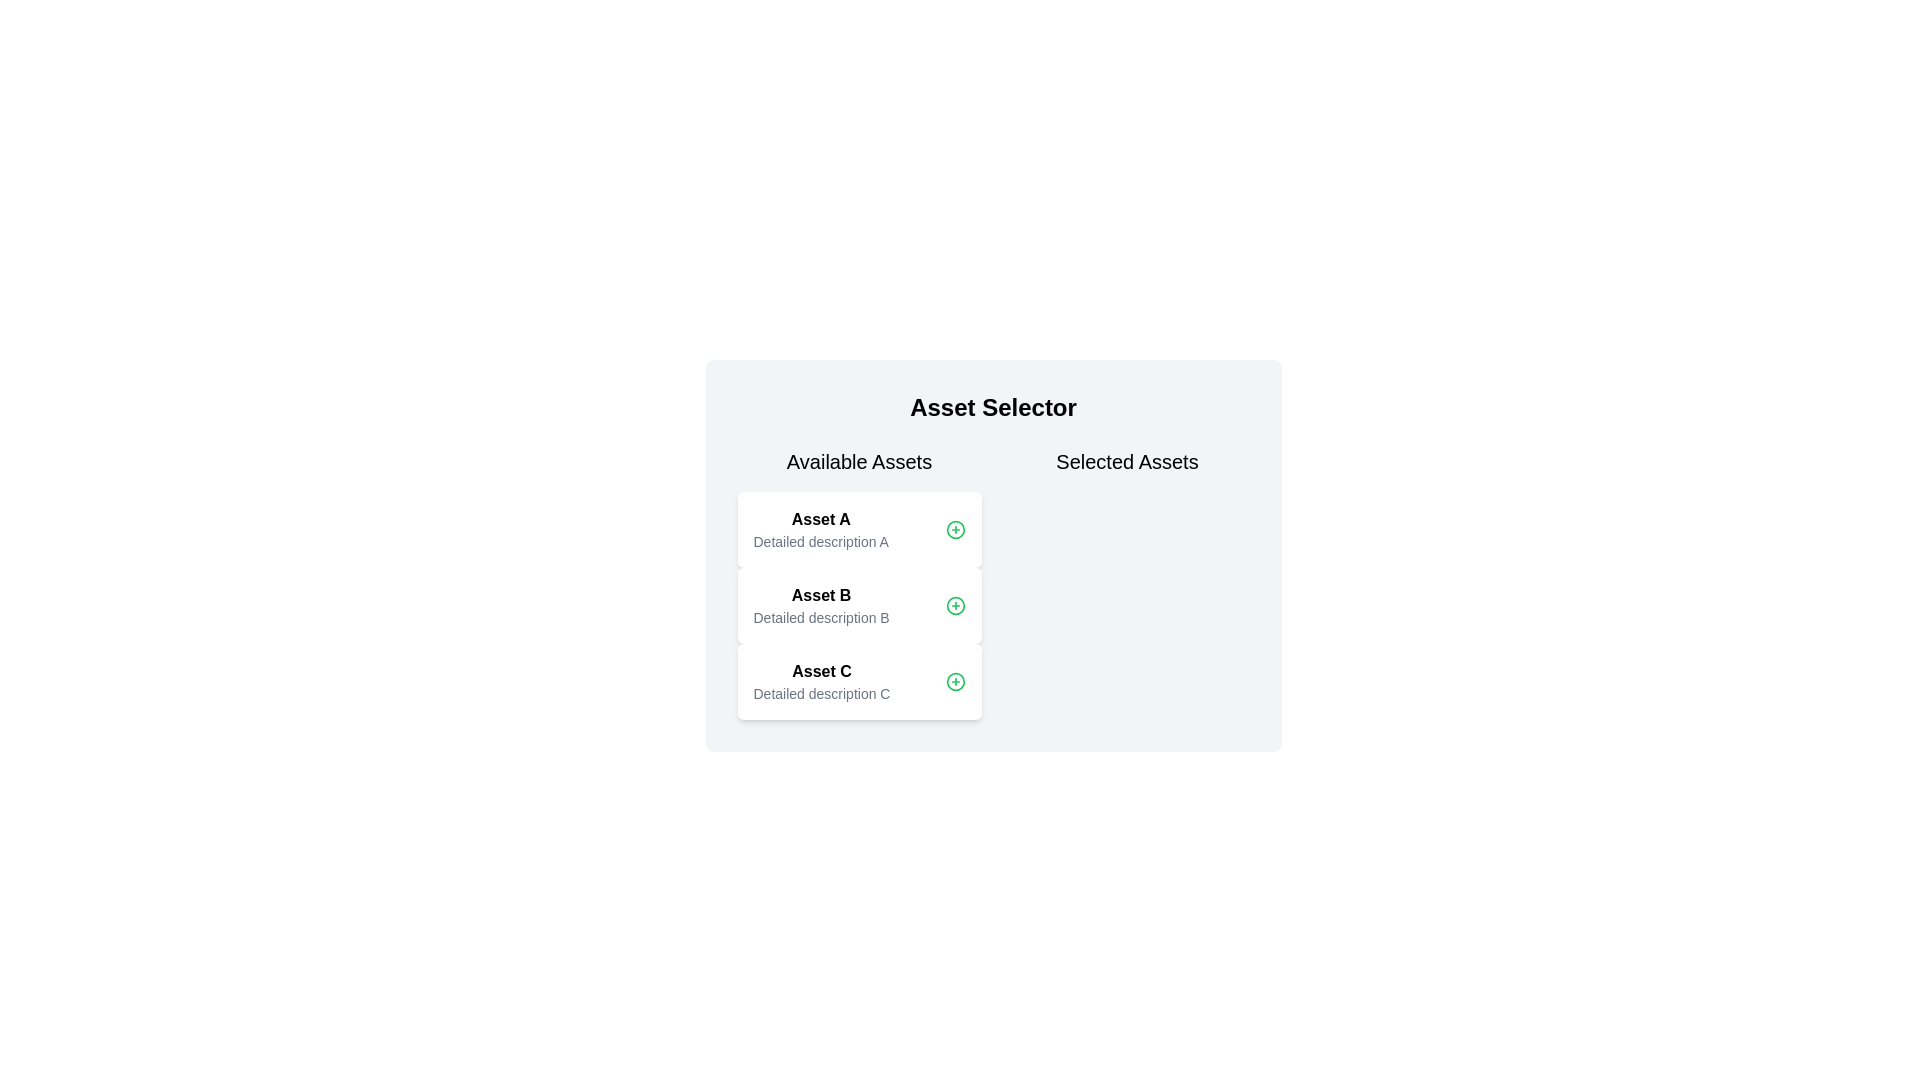 This screenshot has width=1920, height=1080. What do you see at coordinates (821, 519) in the screenshot?
I see `the bold text label 'Asset A' in the 'Available Assets' section of the 'Asset Selector' interface` at bounding box center [821, 519].